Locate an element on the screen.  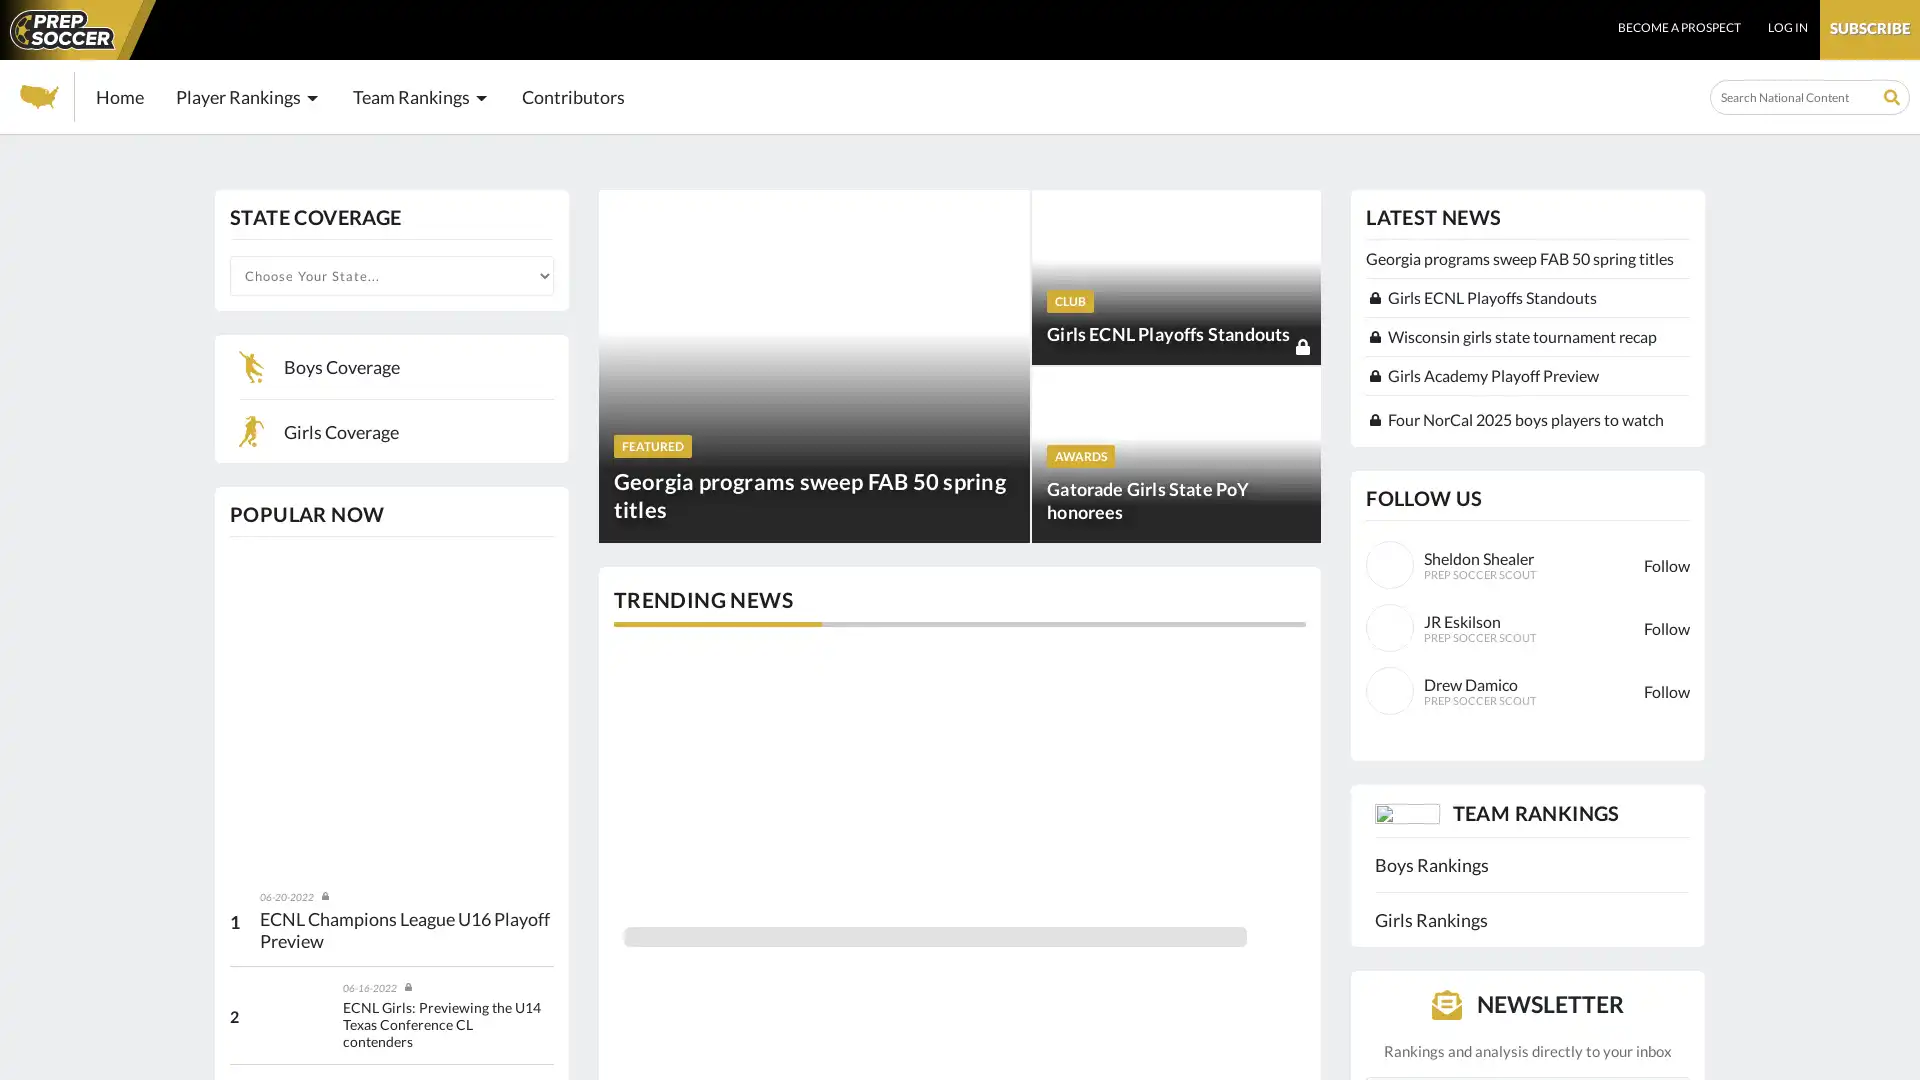
Next is located at coordinates (1302, 781).